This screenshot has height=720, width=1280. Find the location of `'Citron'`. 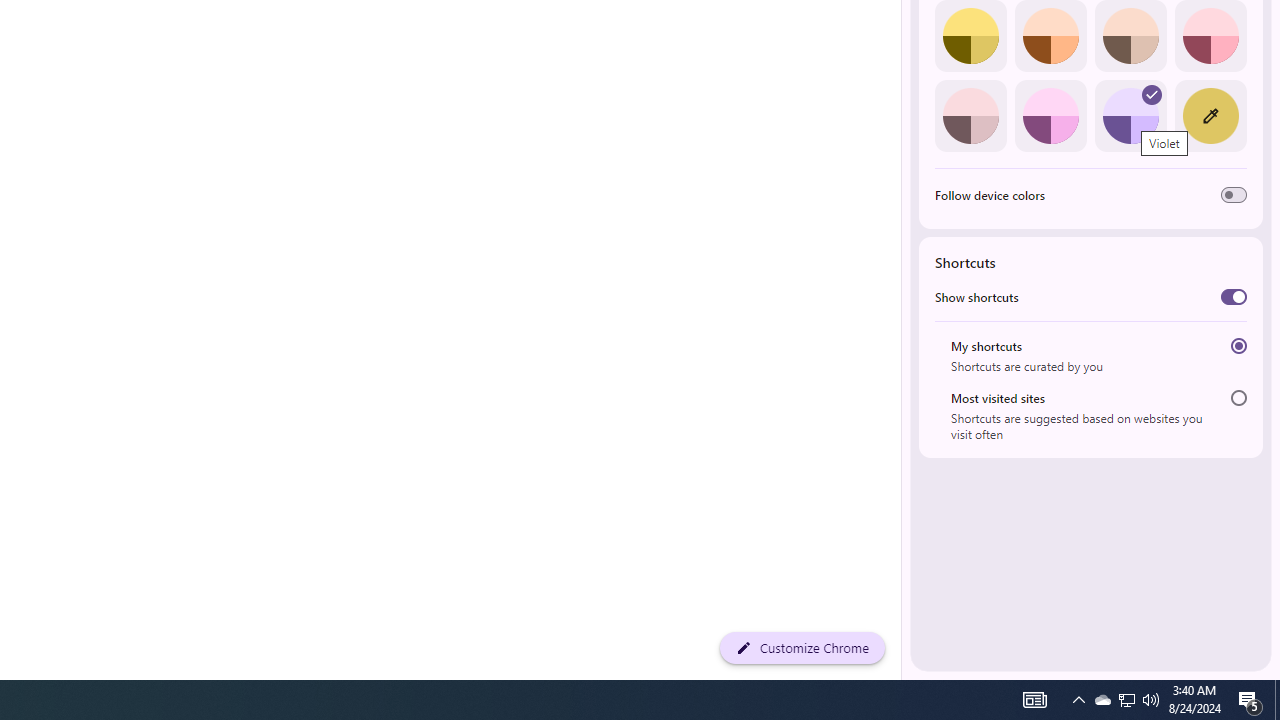

'Citron' is located at coordinates (970, 36).